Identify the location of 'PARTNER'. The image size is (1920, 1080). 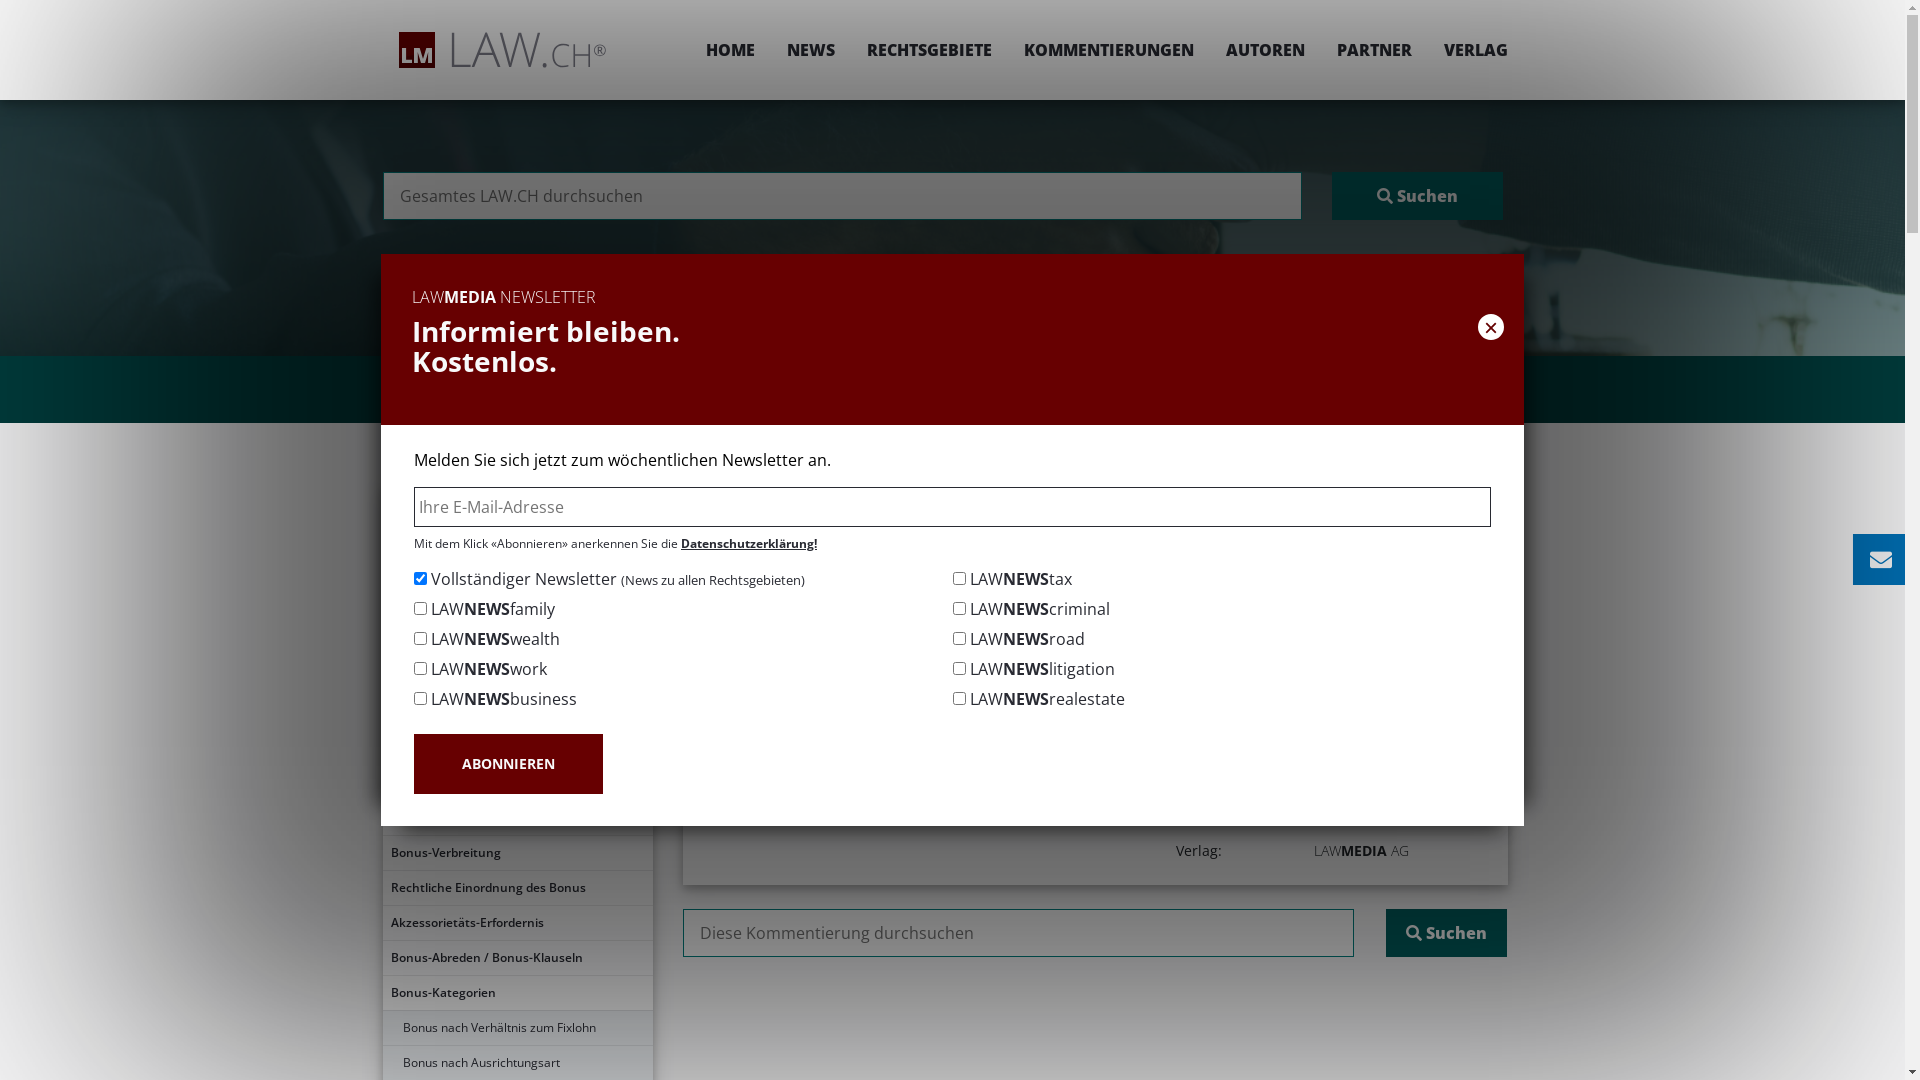
(1372, 49).